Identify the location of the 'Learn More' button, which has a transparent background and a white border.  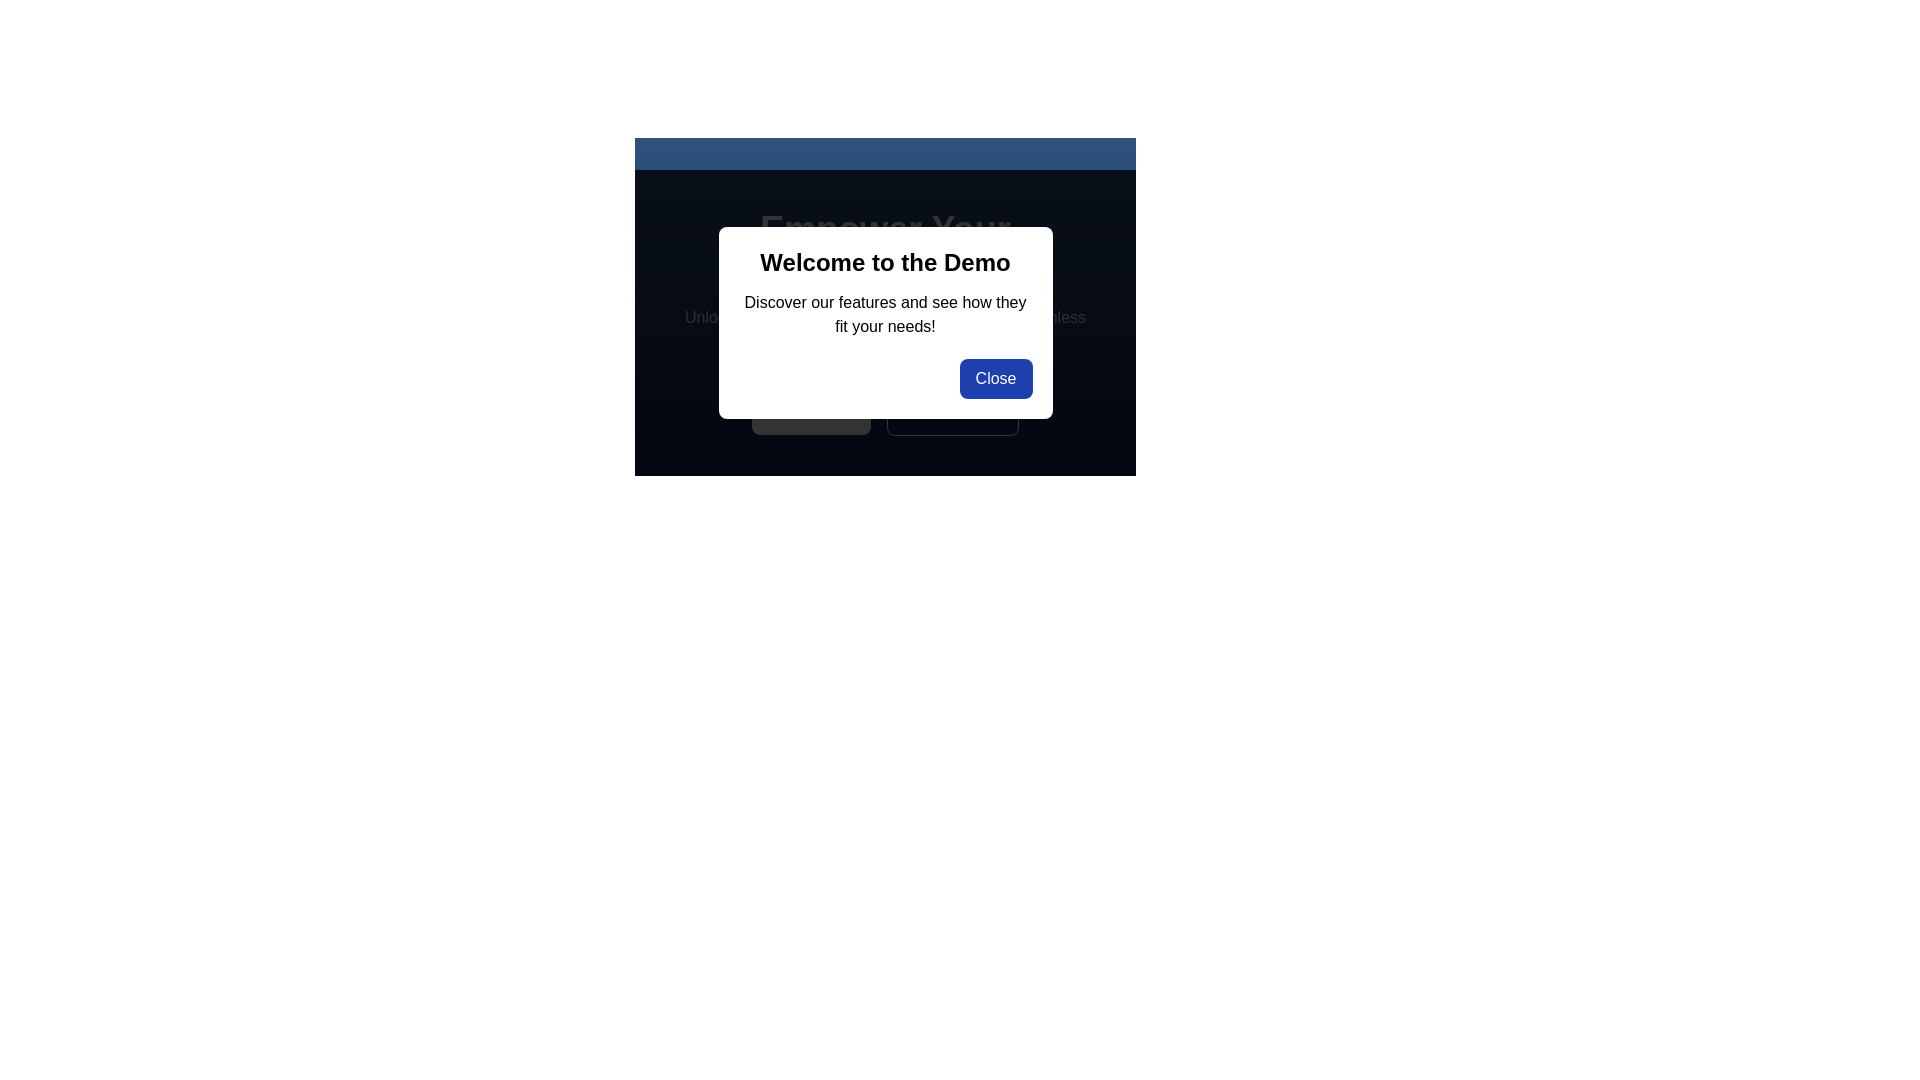
(884, 410).